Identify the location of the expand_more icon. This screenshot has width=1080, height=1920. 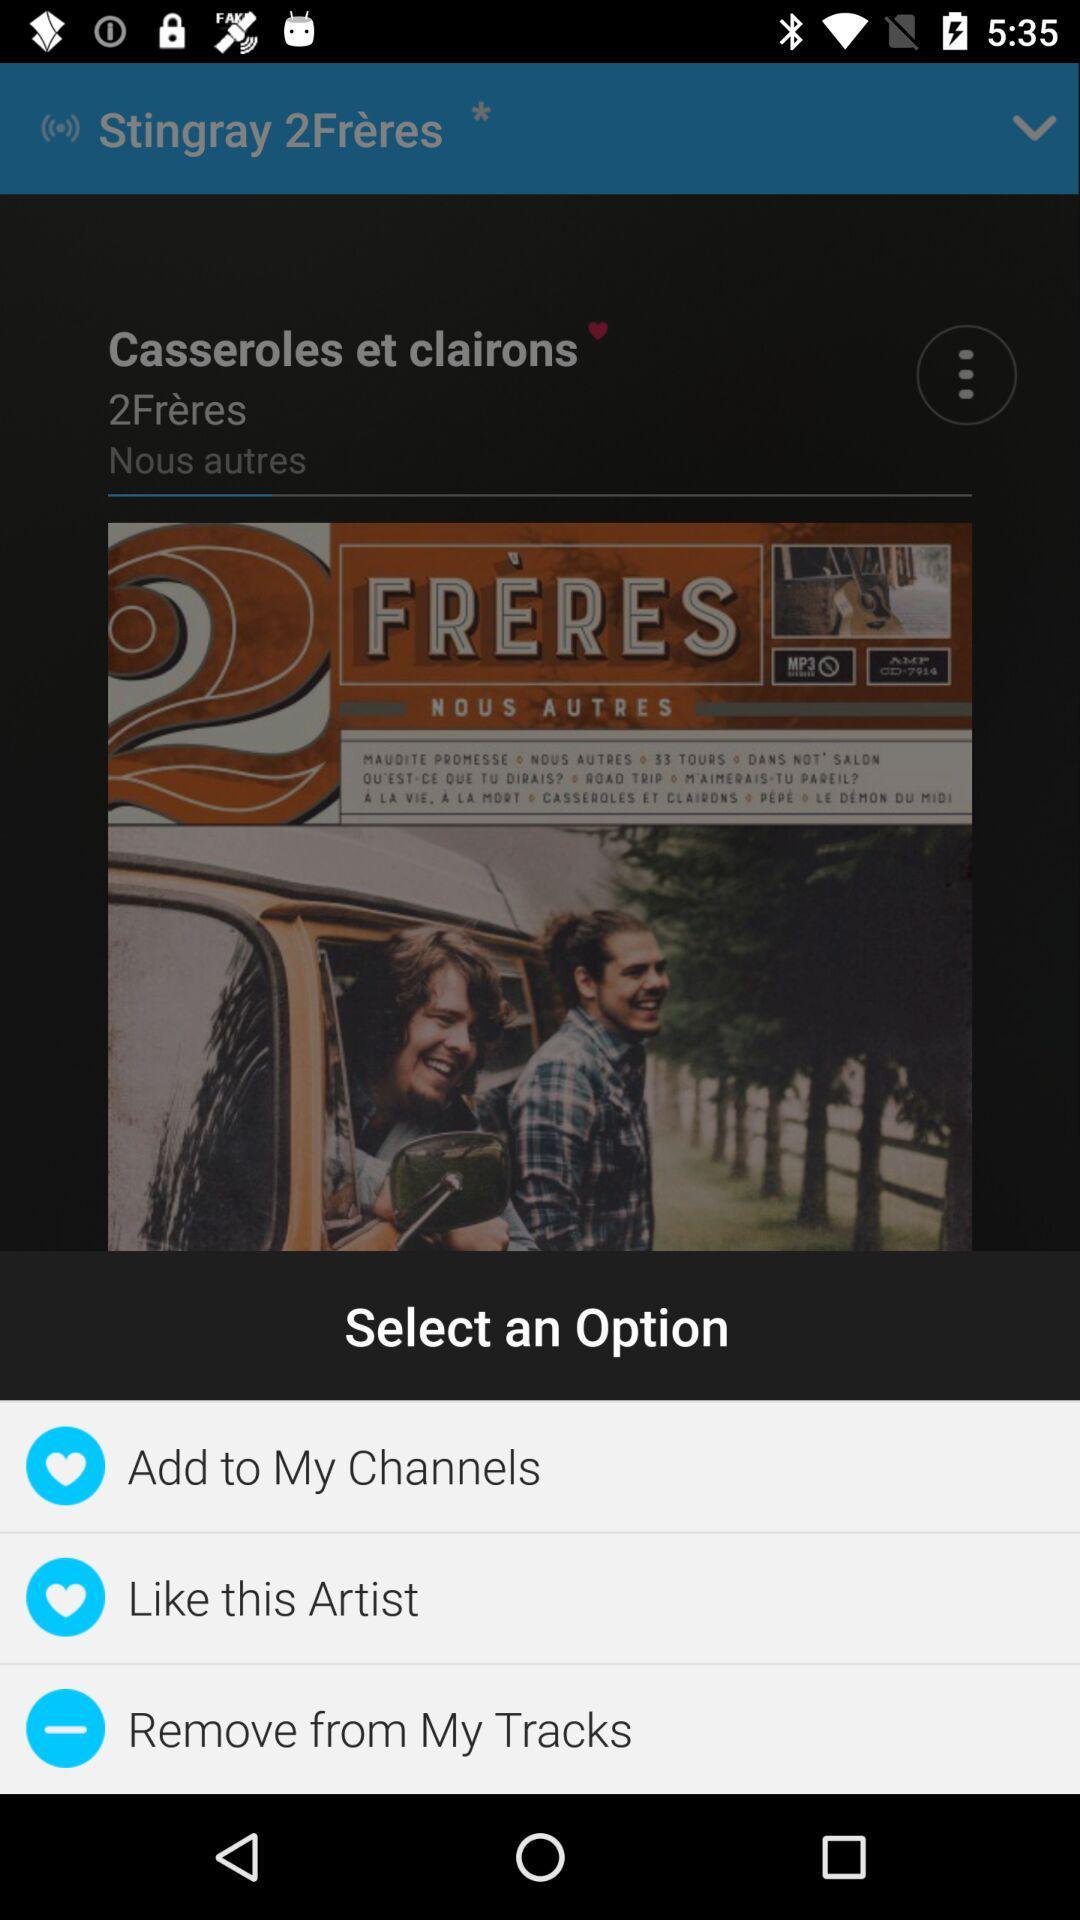
(1034, 127).